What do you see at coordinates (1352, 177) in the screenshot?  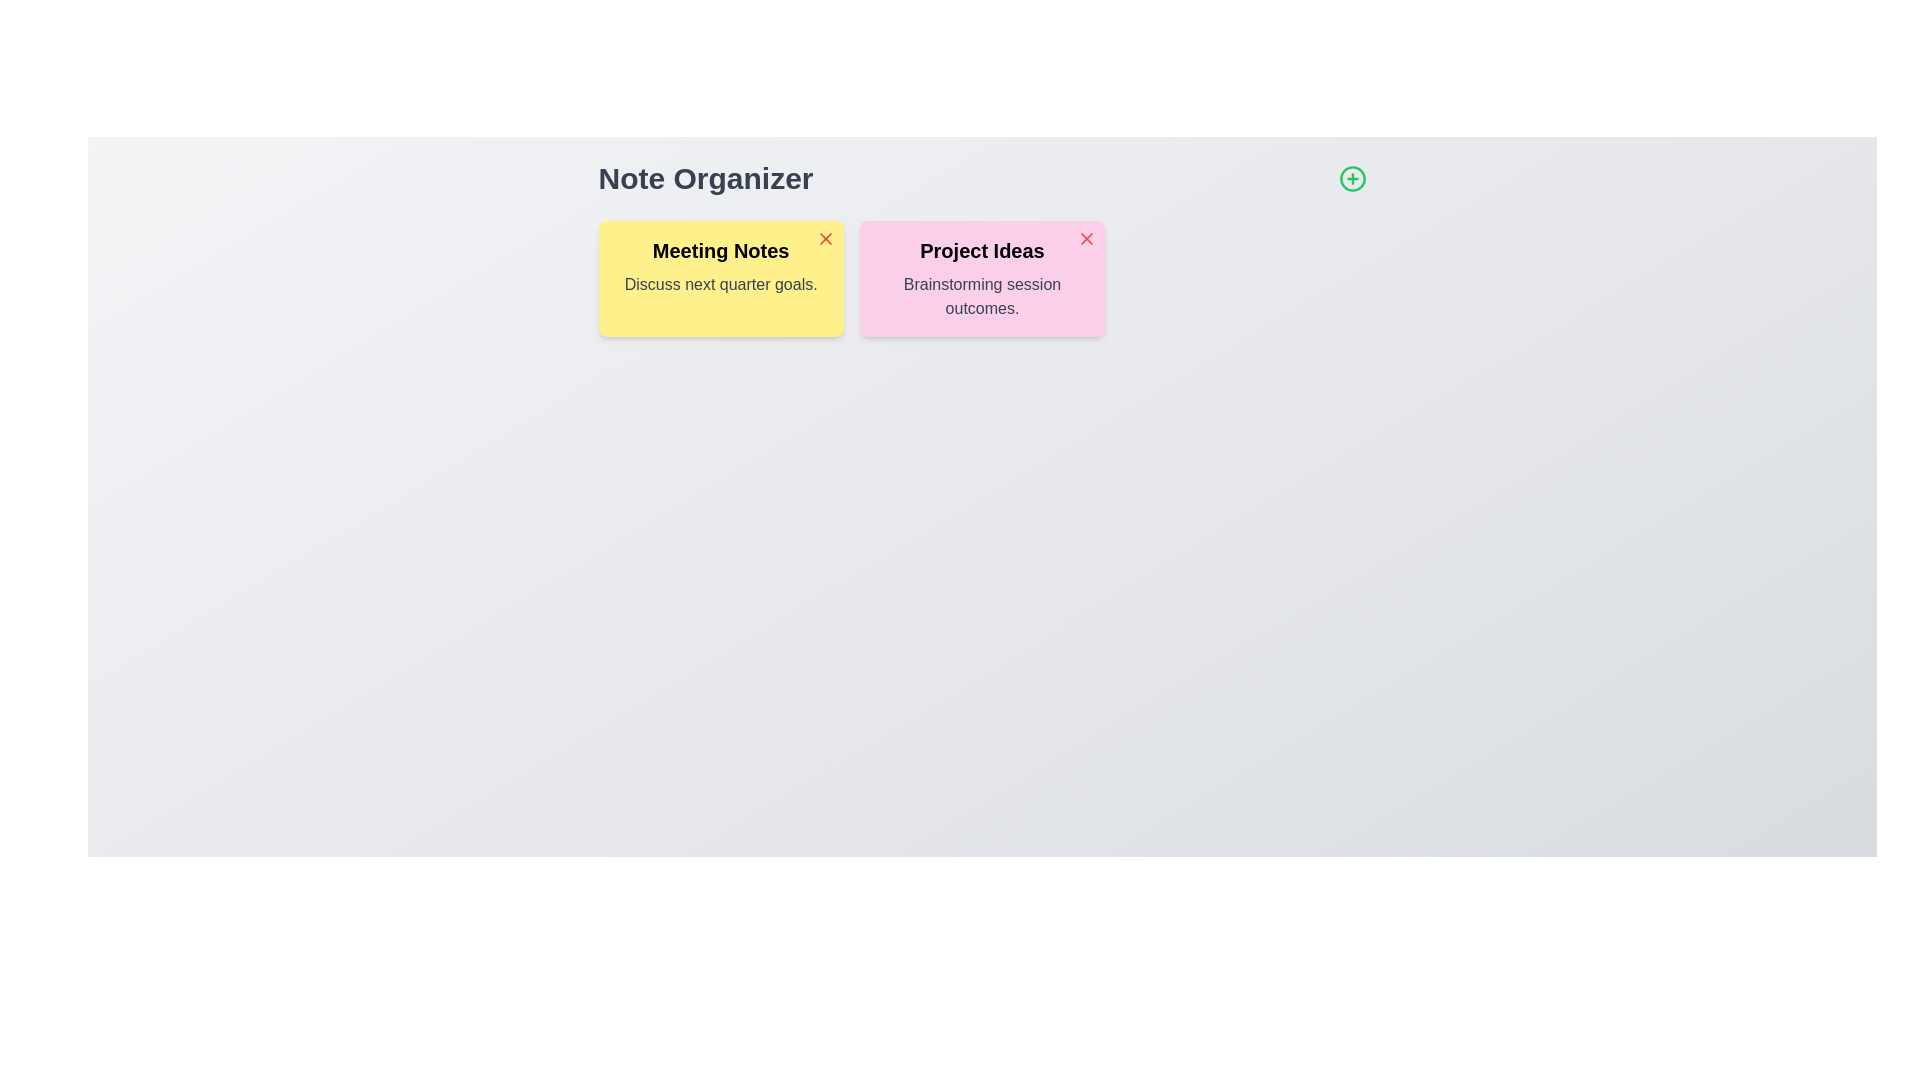 I see `the circular shape with a green stroke and solid white background that is part of the plus-sign icon located in the top-right corner of the interface` at bounding box center [1352, 177].